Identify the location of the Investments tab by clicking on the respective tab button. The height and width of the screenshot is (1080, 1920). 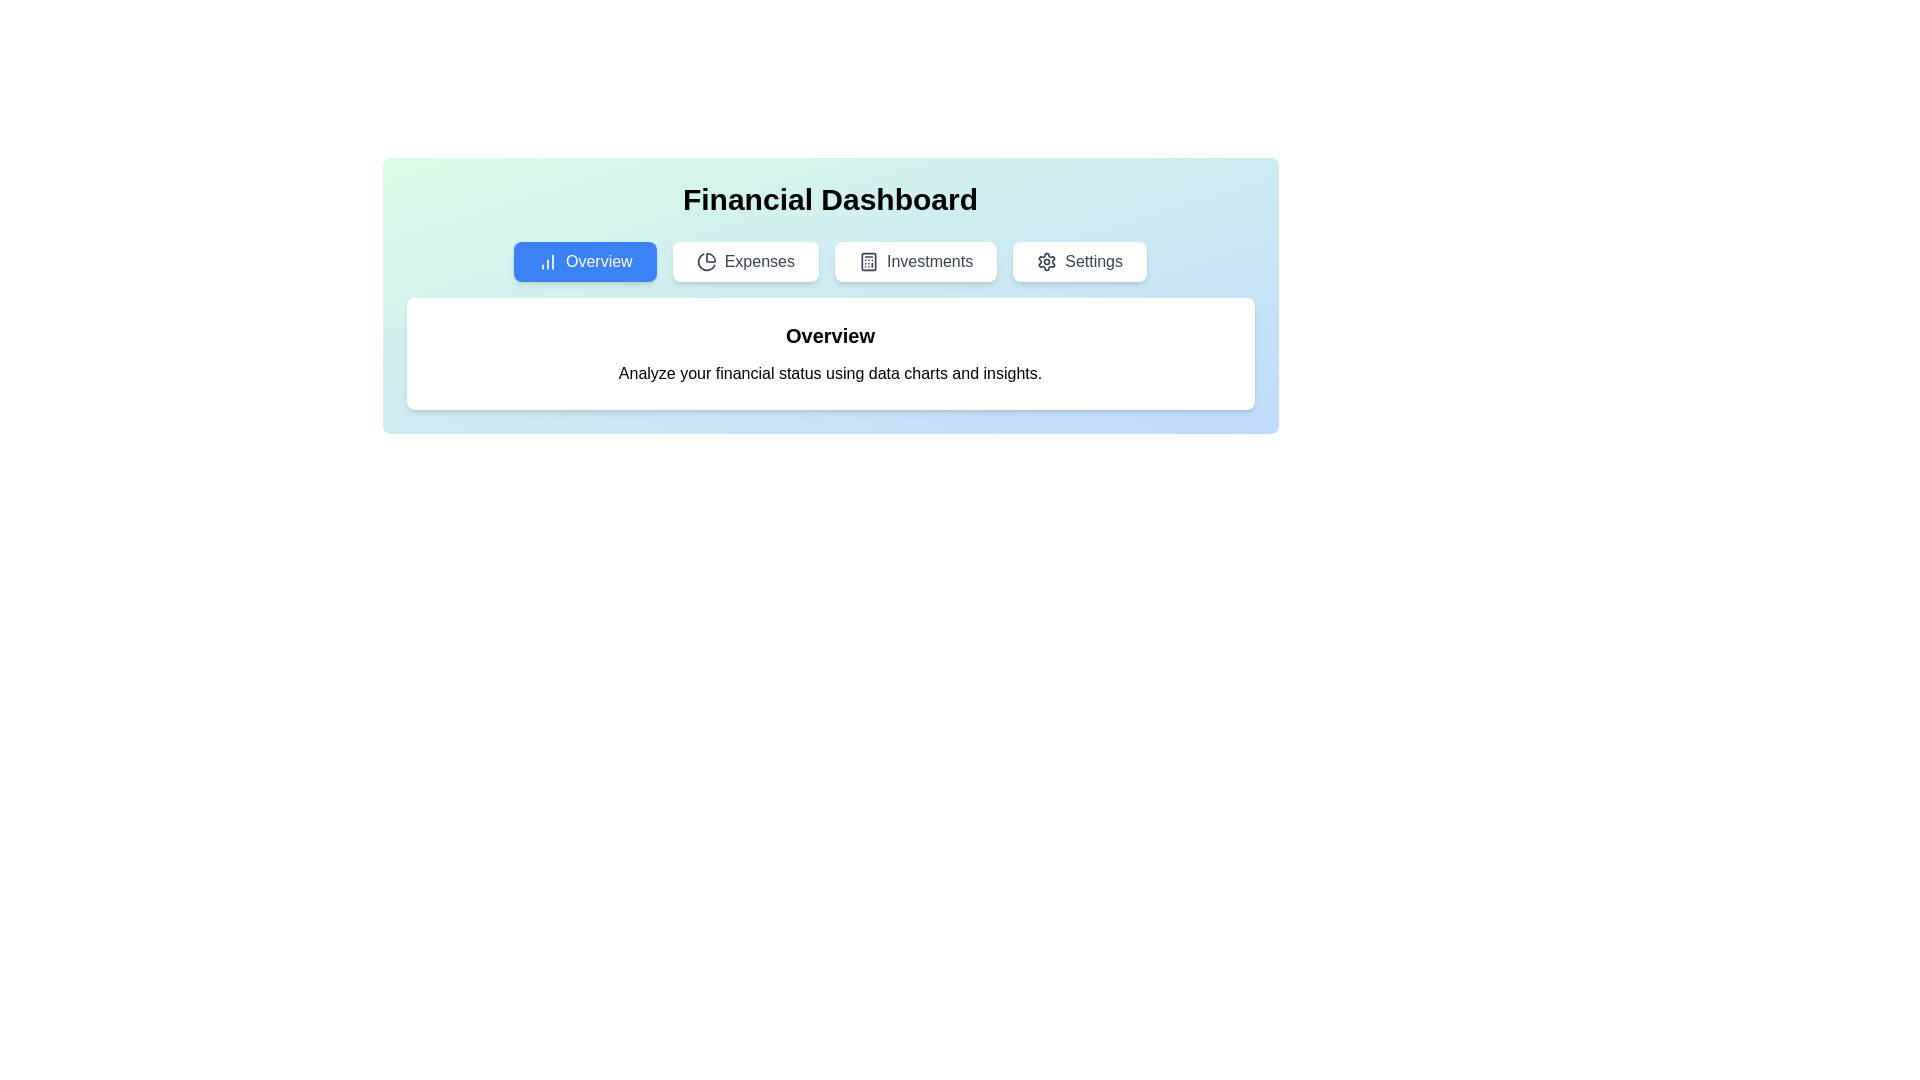
(915, 261).